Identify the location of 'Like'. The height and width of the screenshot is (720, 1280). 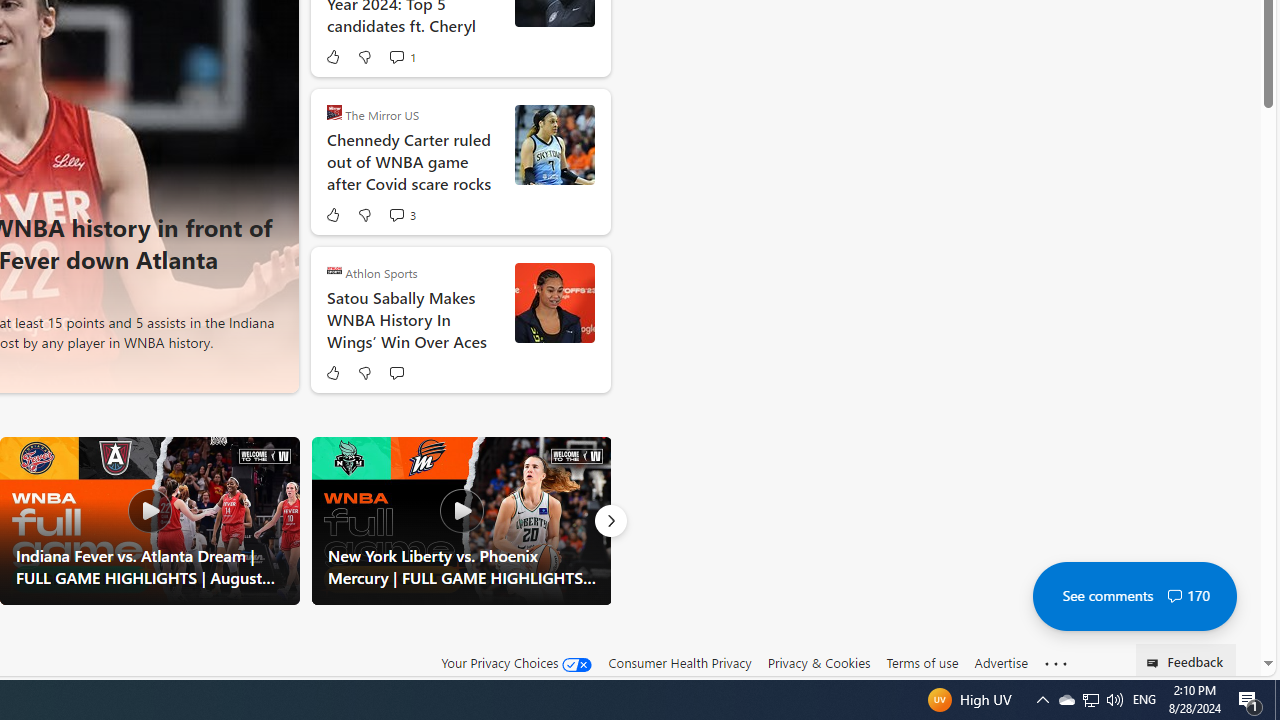
(332, 372).